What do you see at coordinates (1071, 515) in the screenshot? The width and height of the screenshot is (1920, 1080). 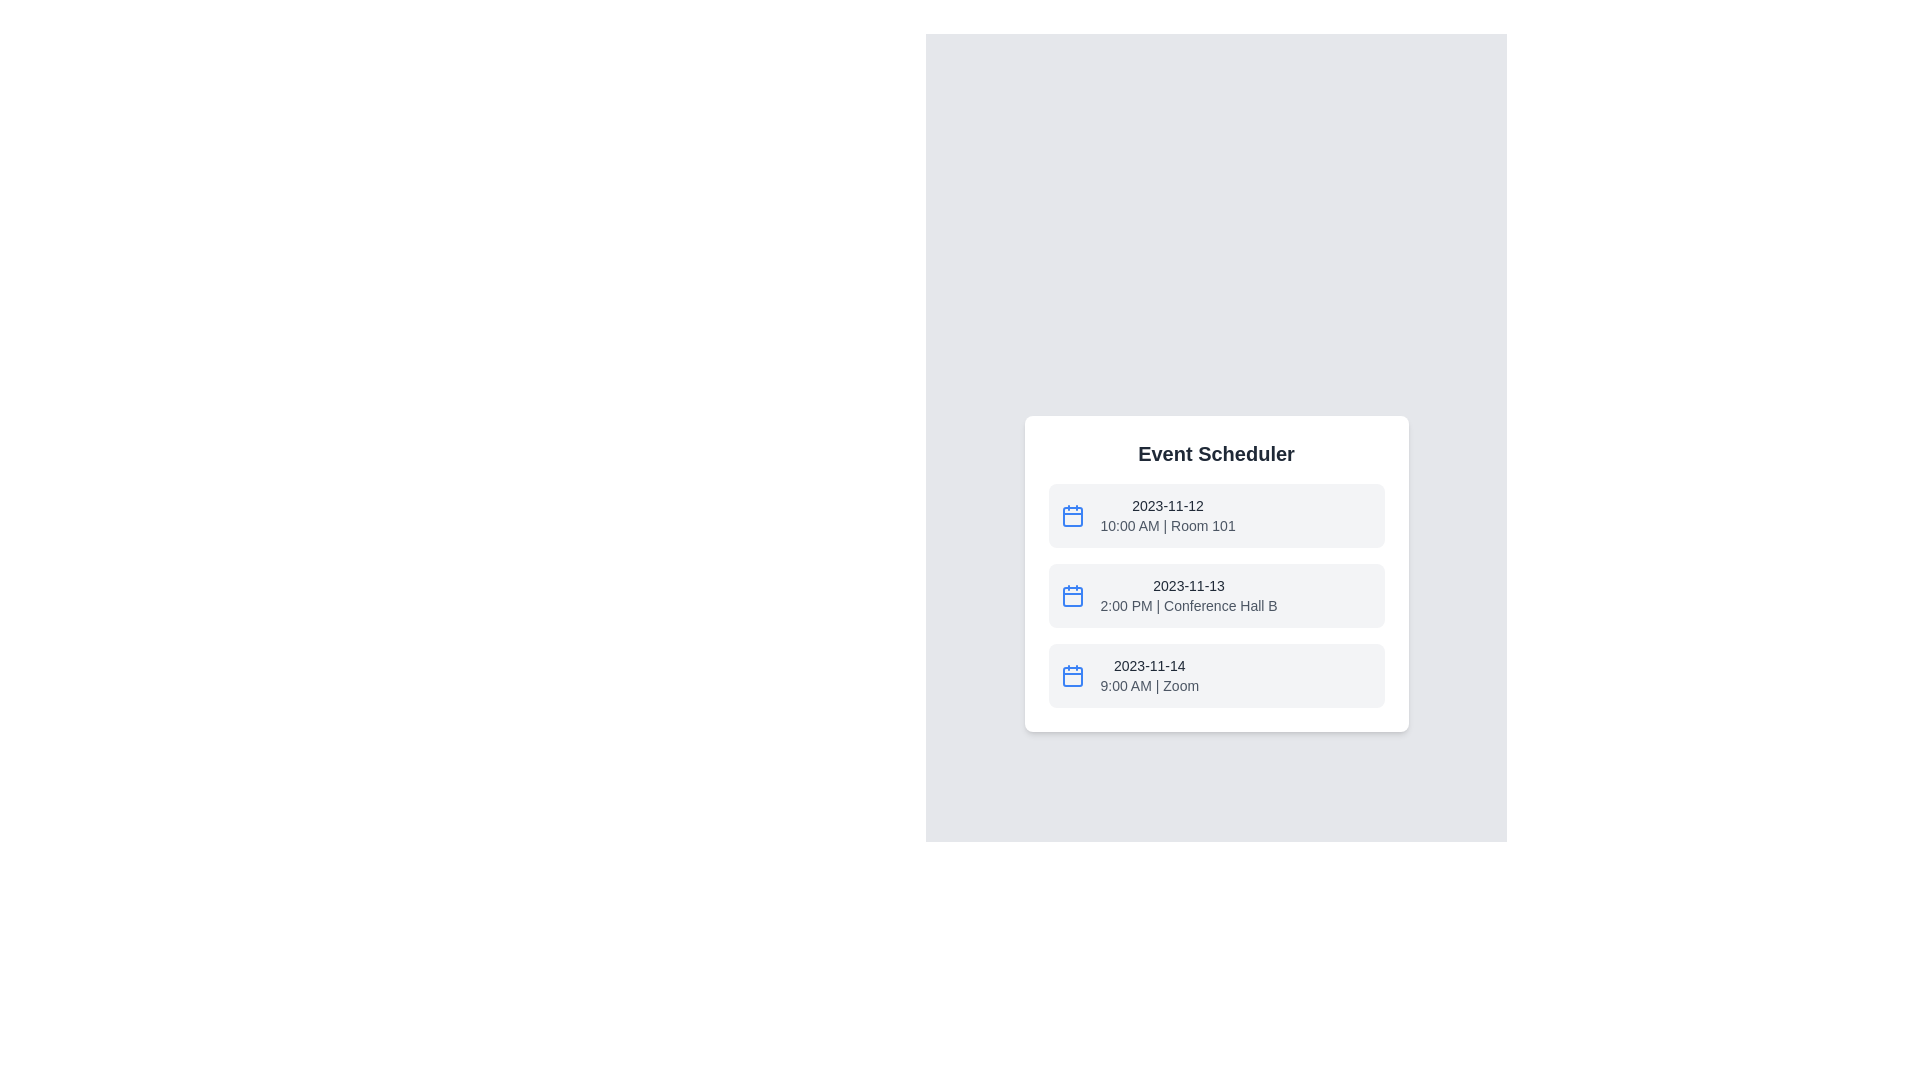 I see `the square-shaped icon with rounded borders located at the left-hand side of the first listing row in a vertical list` at bounding box center [1071, 515].